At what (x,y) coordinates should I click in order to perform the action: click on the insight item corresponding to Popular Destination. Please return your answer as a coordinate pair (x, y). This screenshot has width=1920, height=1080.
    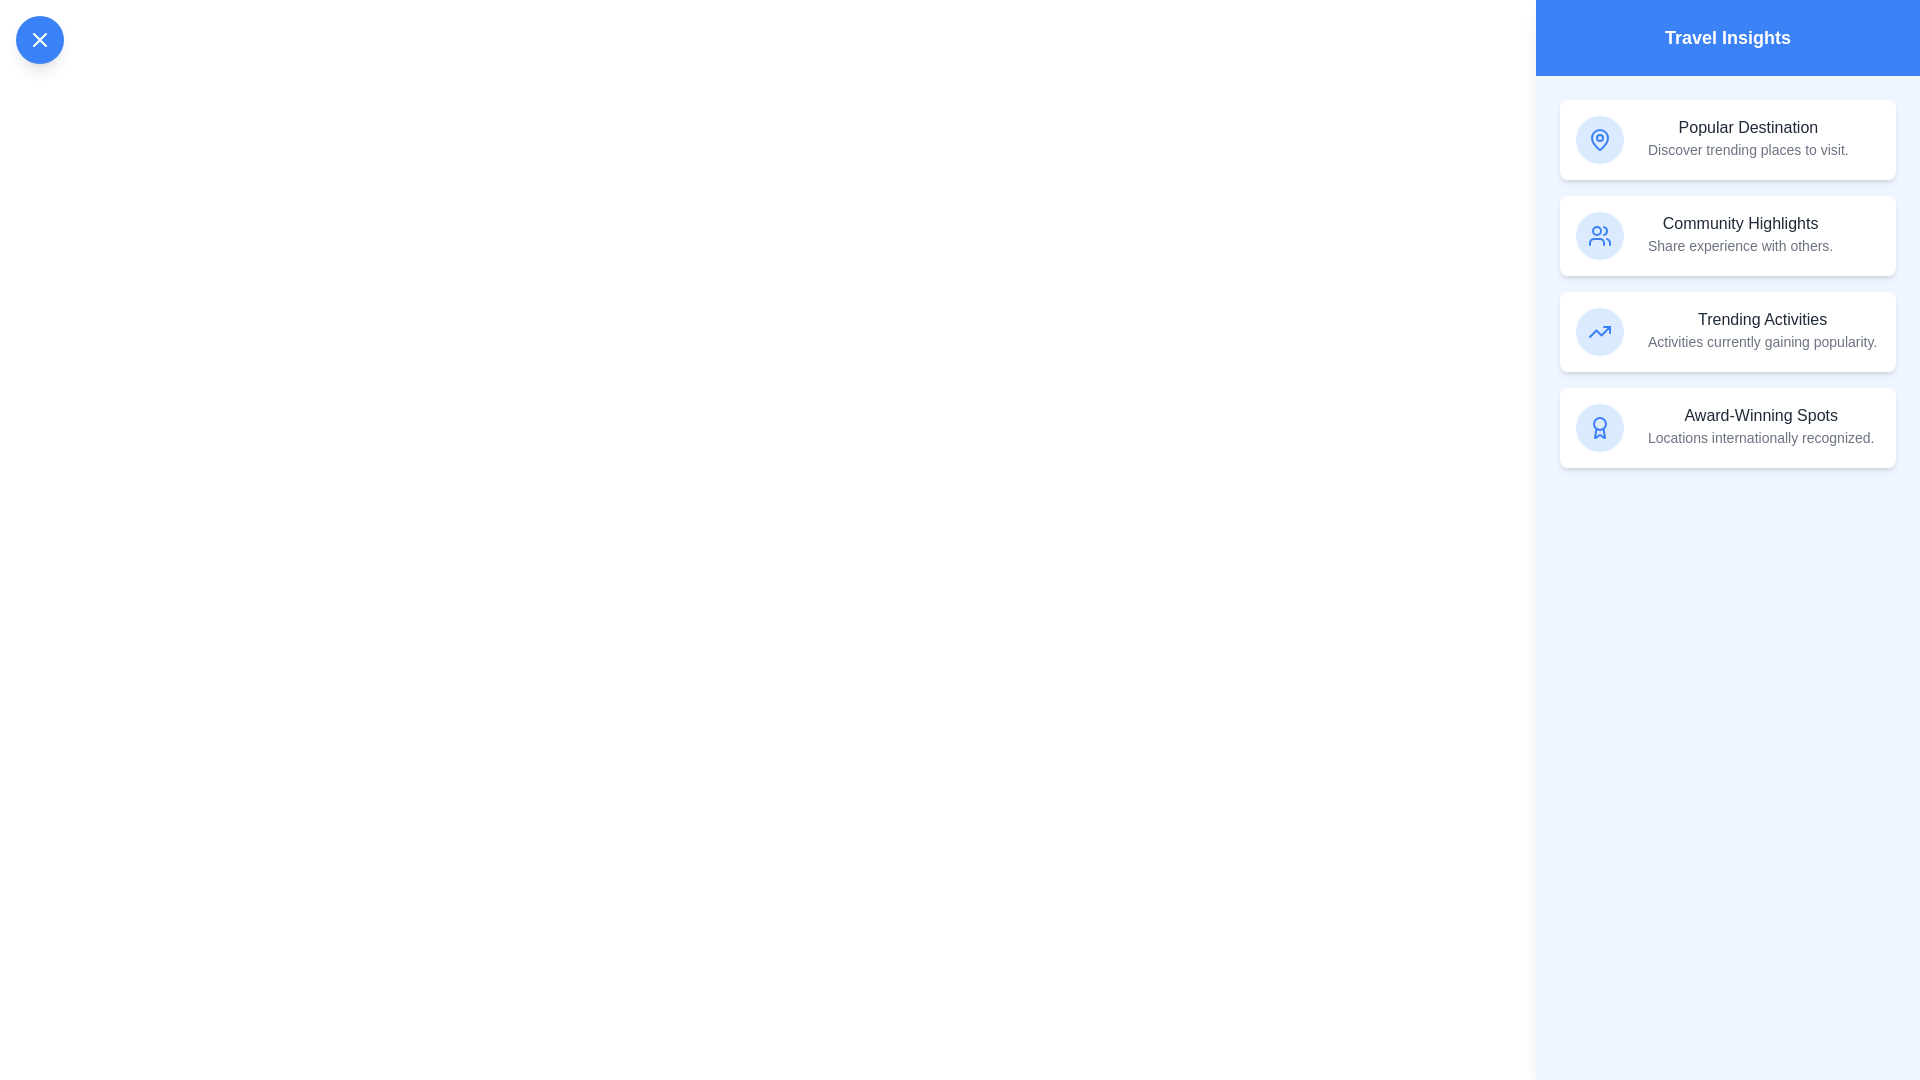
    Looking at the image, I should click on (1727, 138).